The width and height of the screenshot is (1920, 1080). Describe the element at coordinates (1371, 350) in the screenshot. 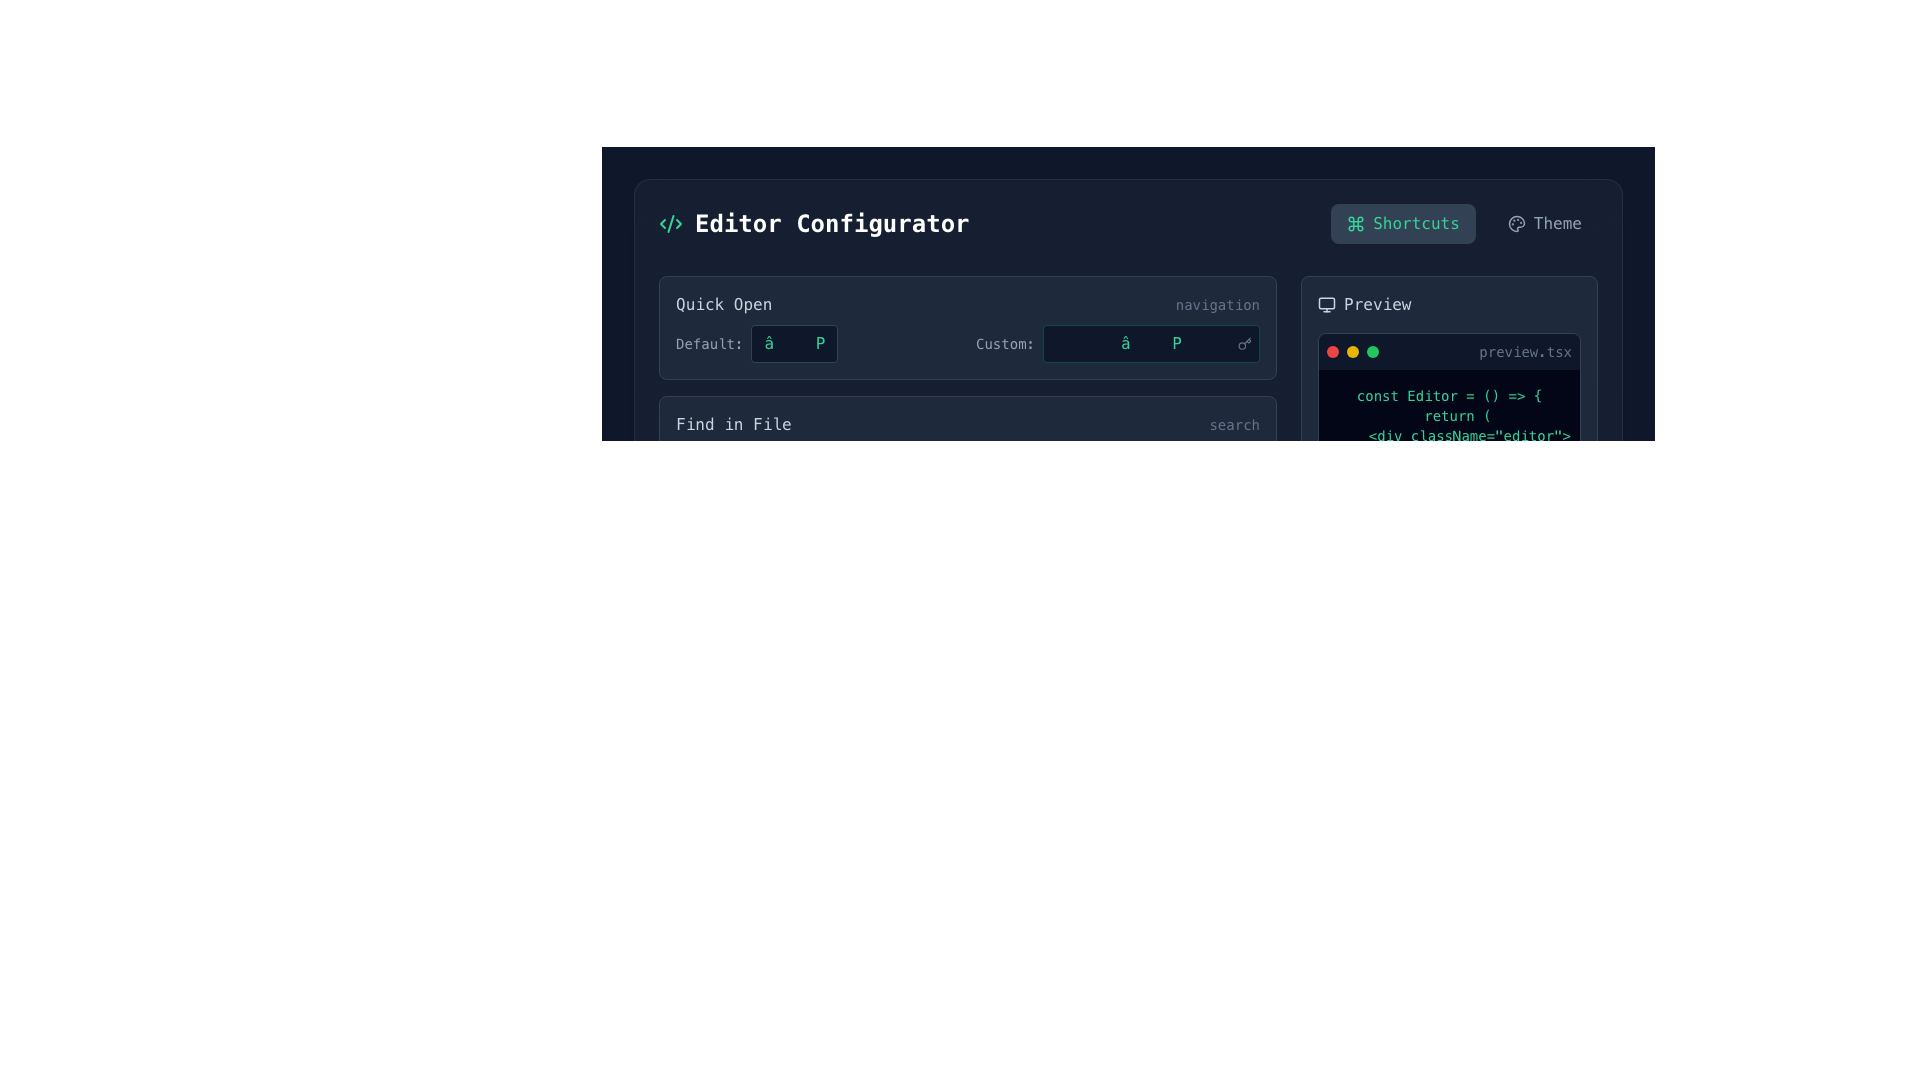

I see `the green status indicator, which is the third icon in a horizontal sequence of circular icons located near the top-right area of the interface` at that location.